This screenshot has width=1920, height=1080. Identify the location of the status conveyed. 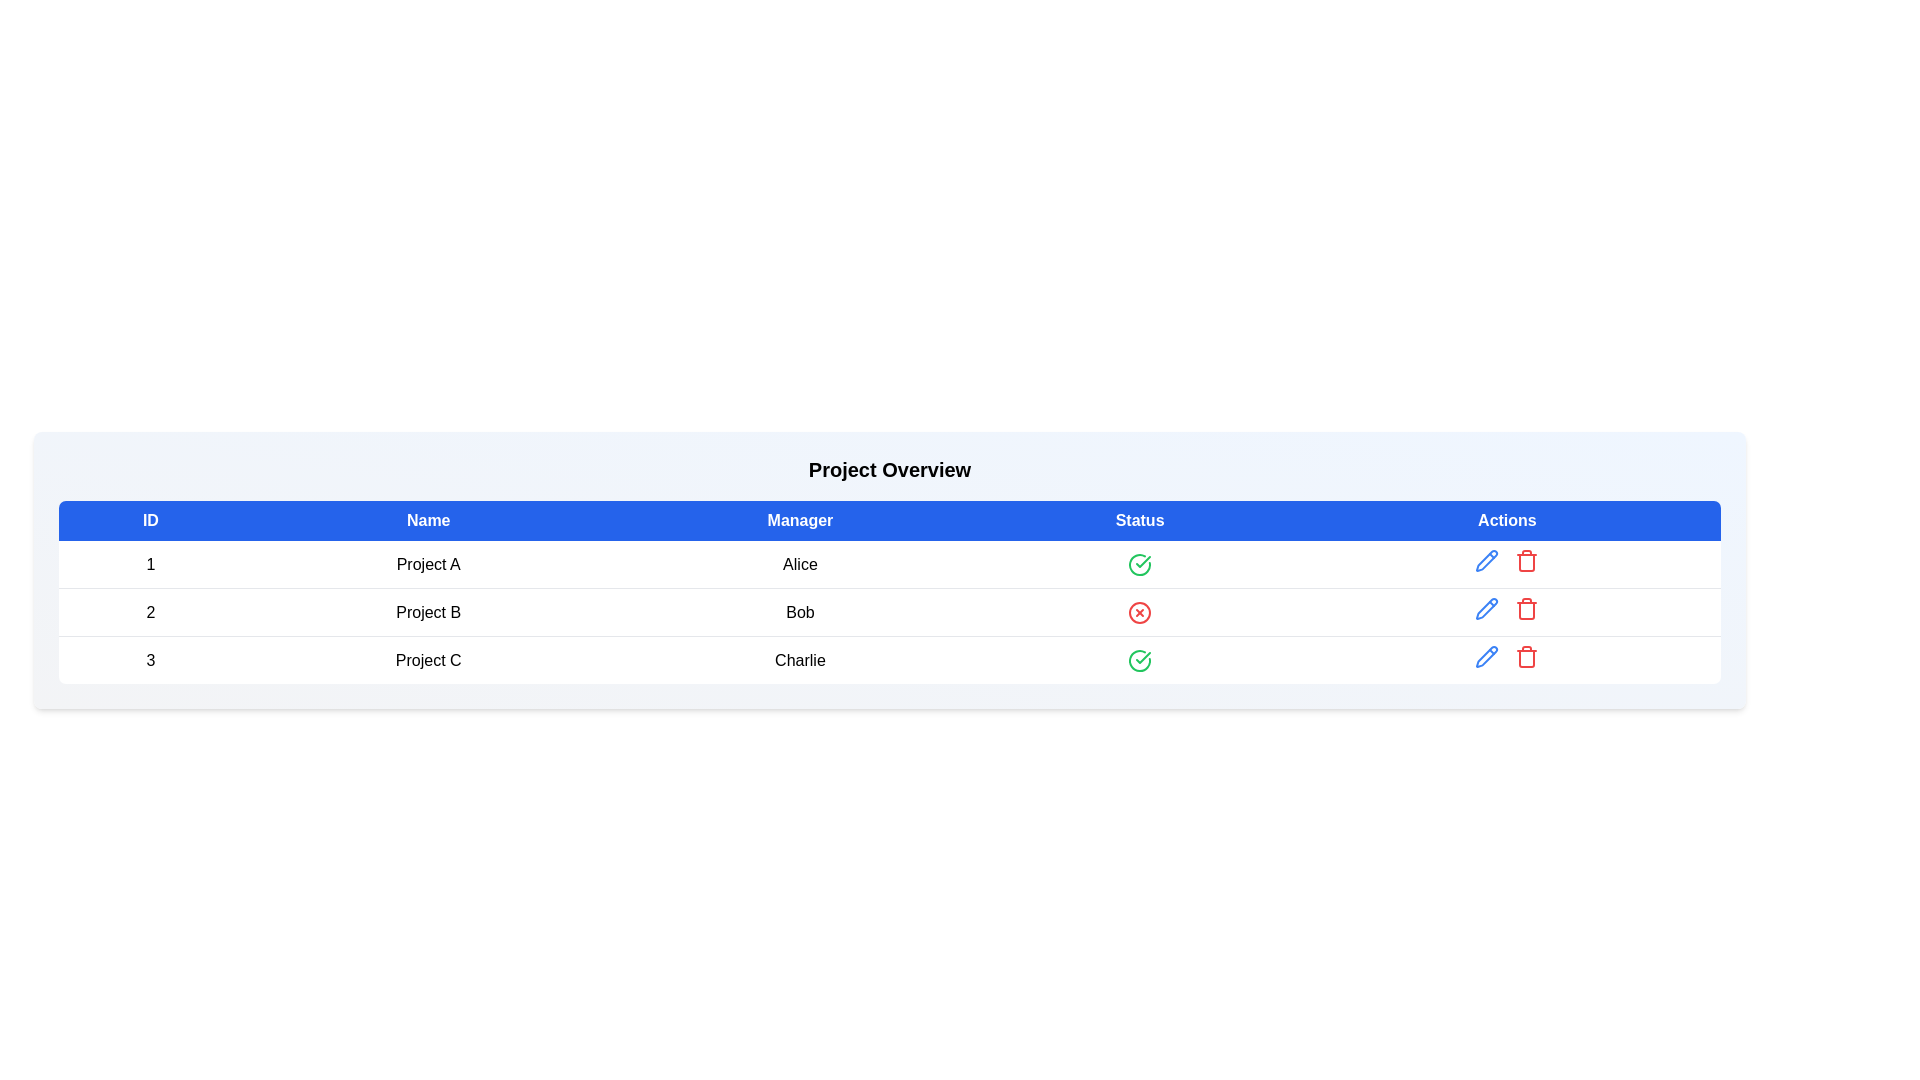
(1143, 561).